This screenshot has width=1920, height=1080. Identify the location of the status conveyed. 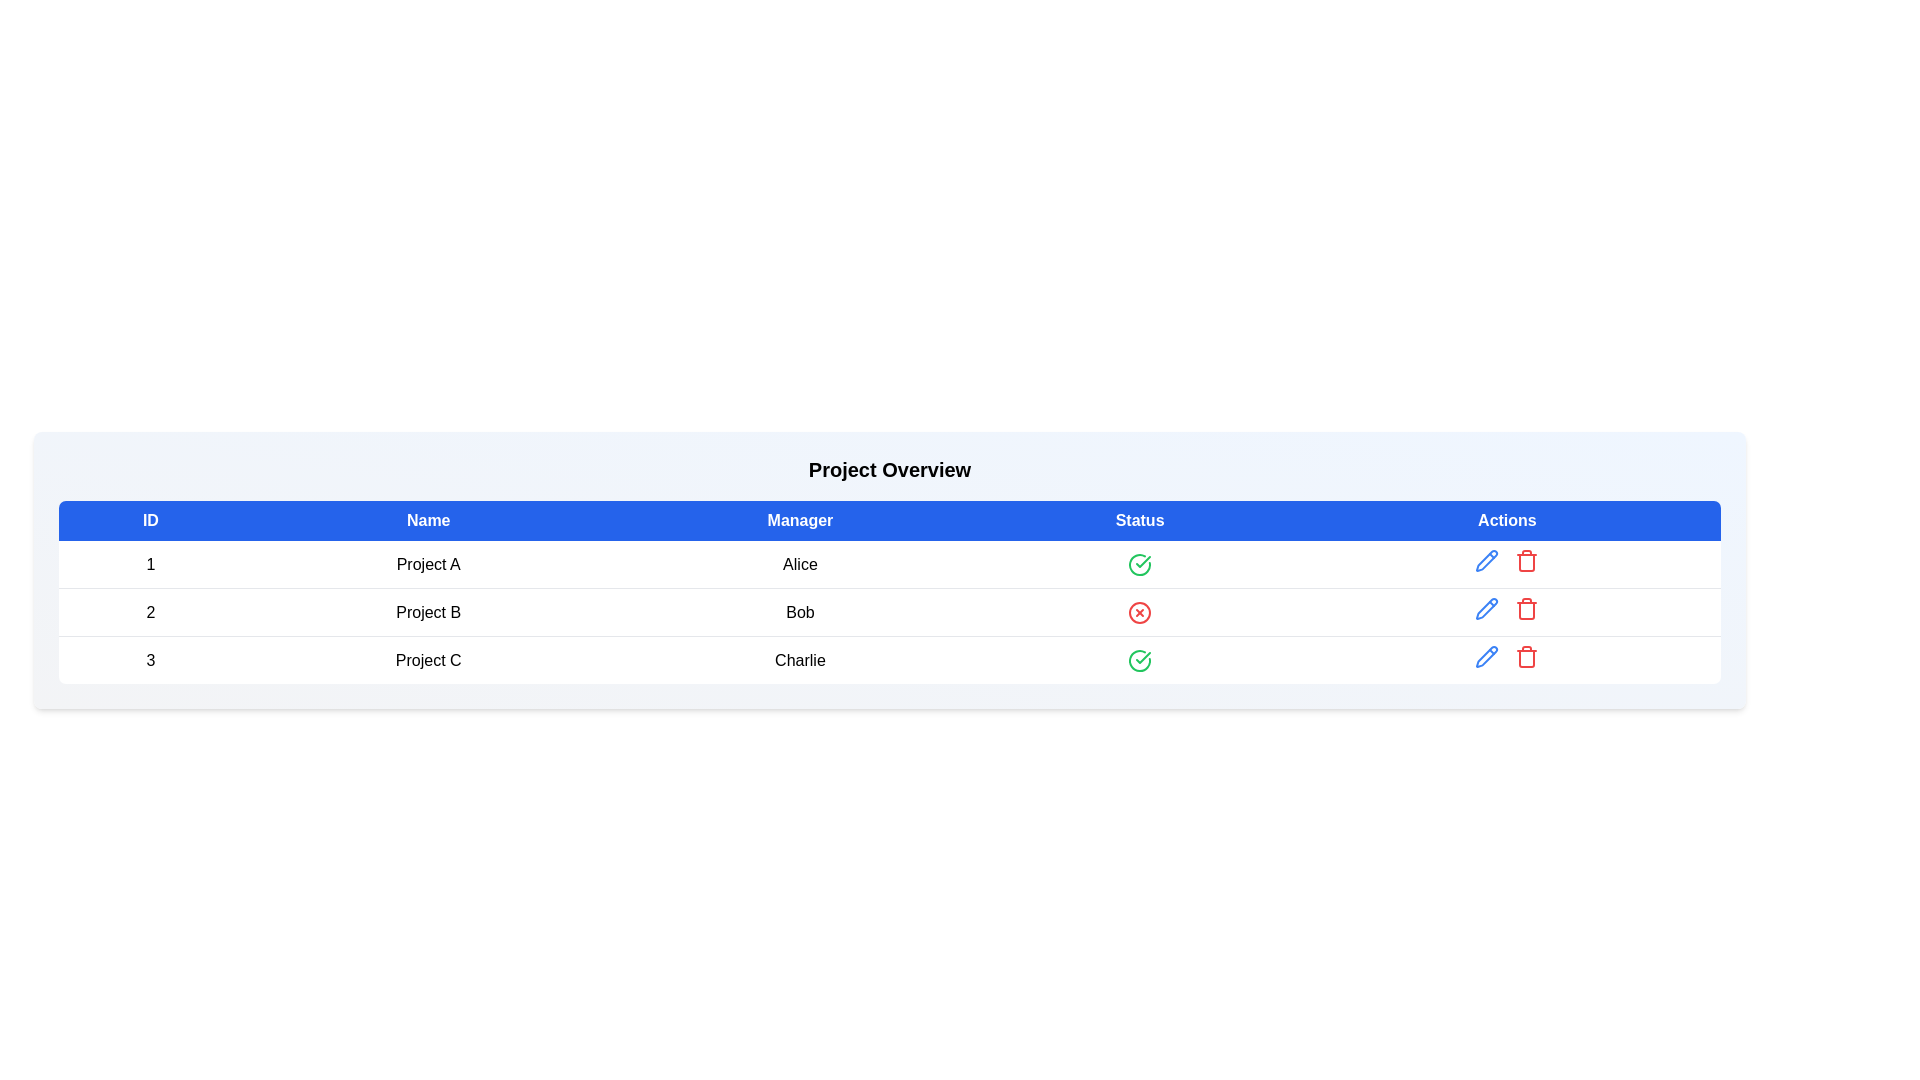
(1143, 561).